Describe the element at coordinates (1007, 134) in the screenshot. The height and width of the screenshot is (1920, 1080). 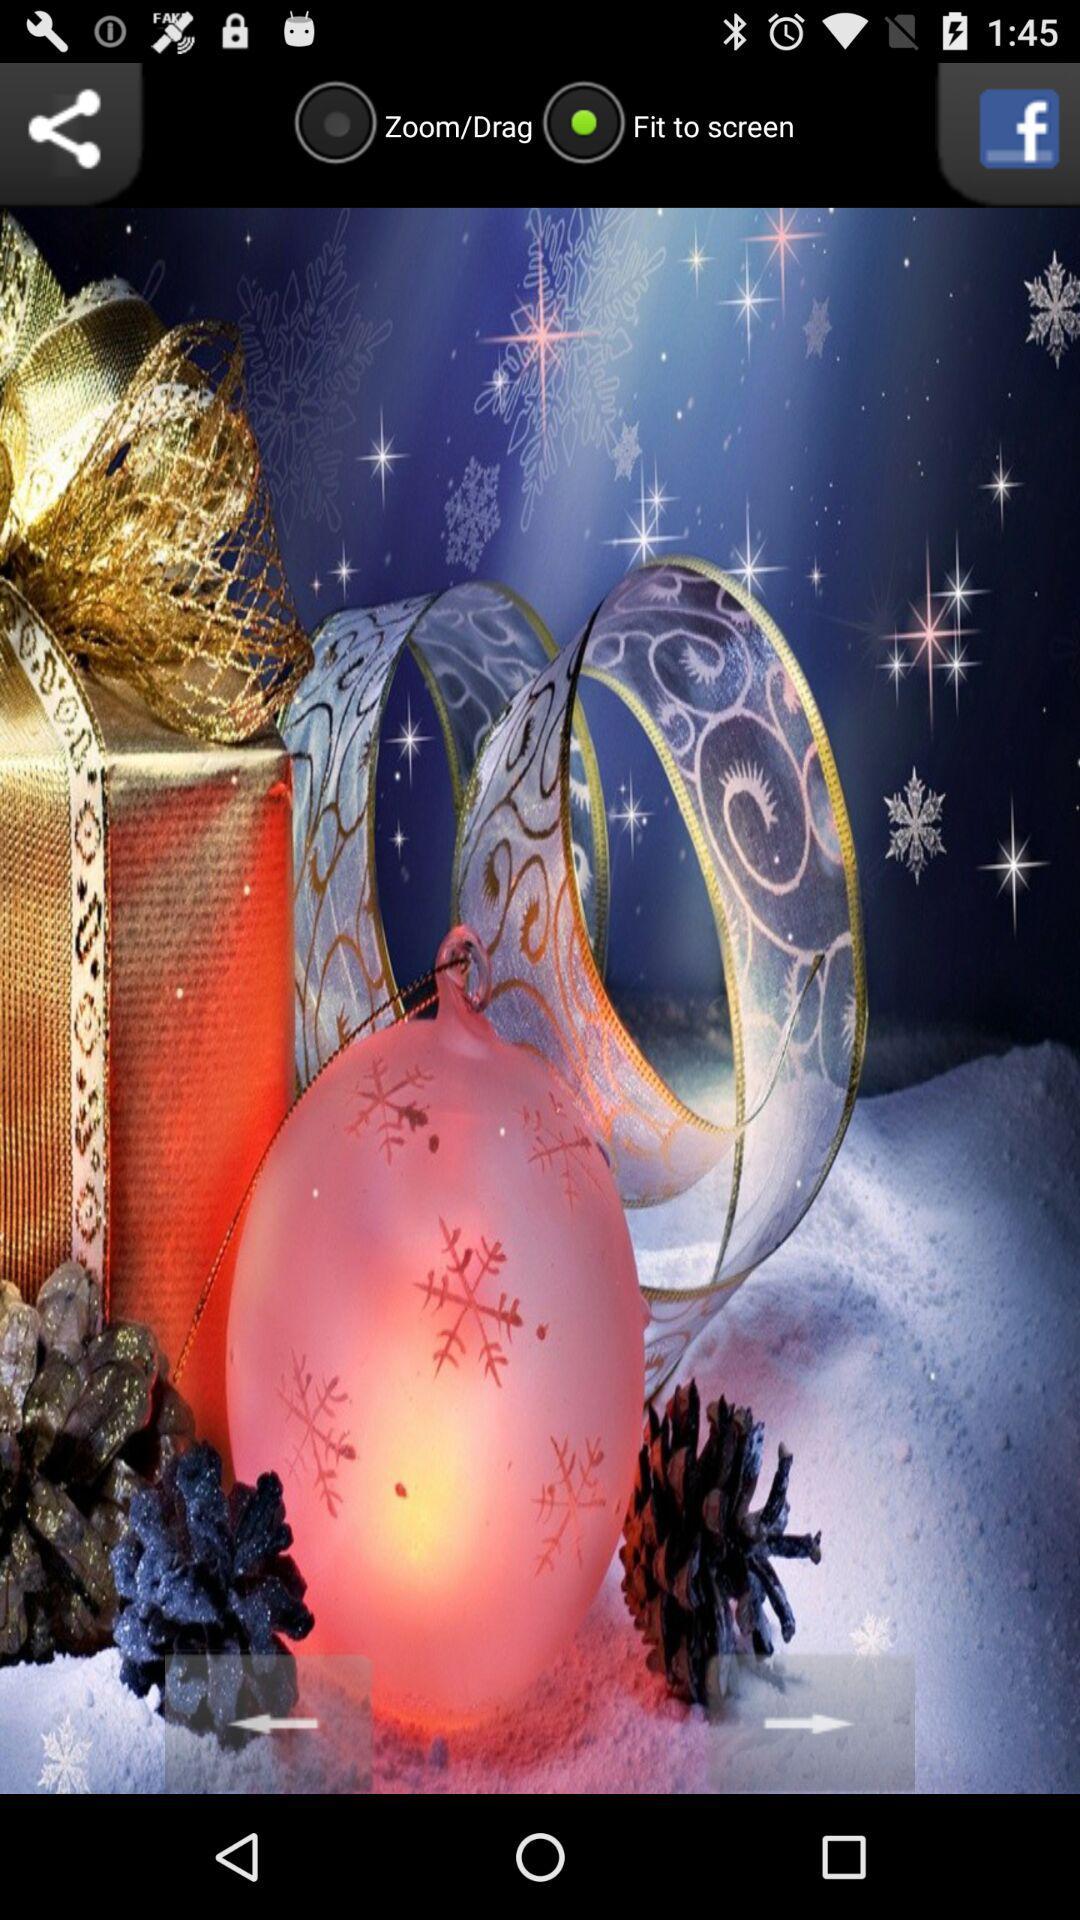
I see `facebook button` at that location.